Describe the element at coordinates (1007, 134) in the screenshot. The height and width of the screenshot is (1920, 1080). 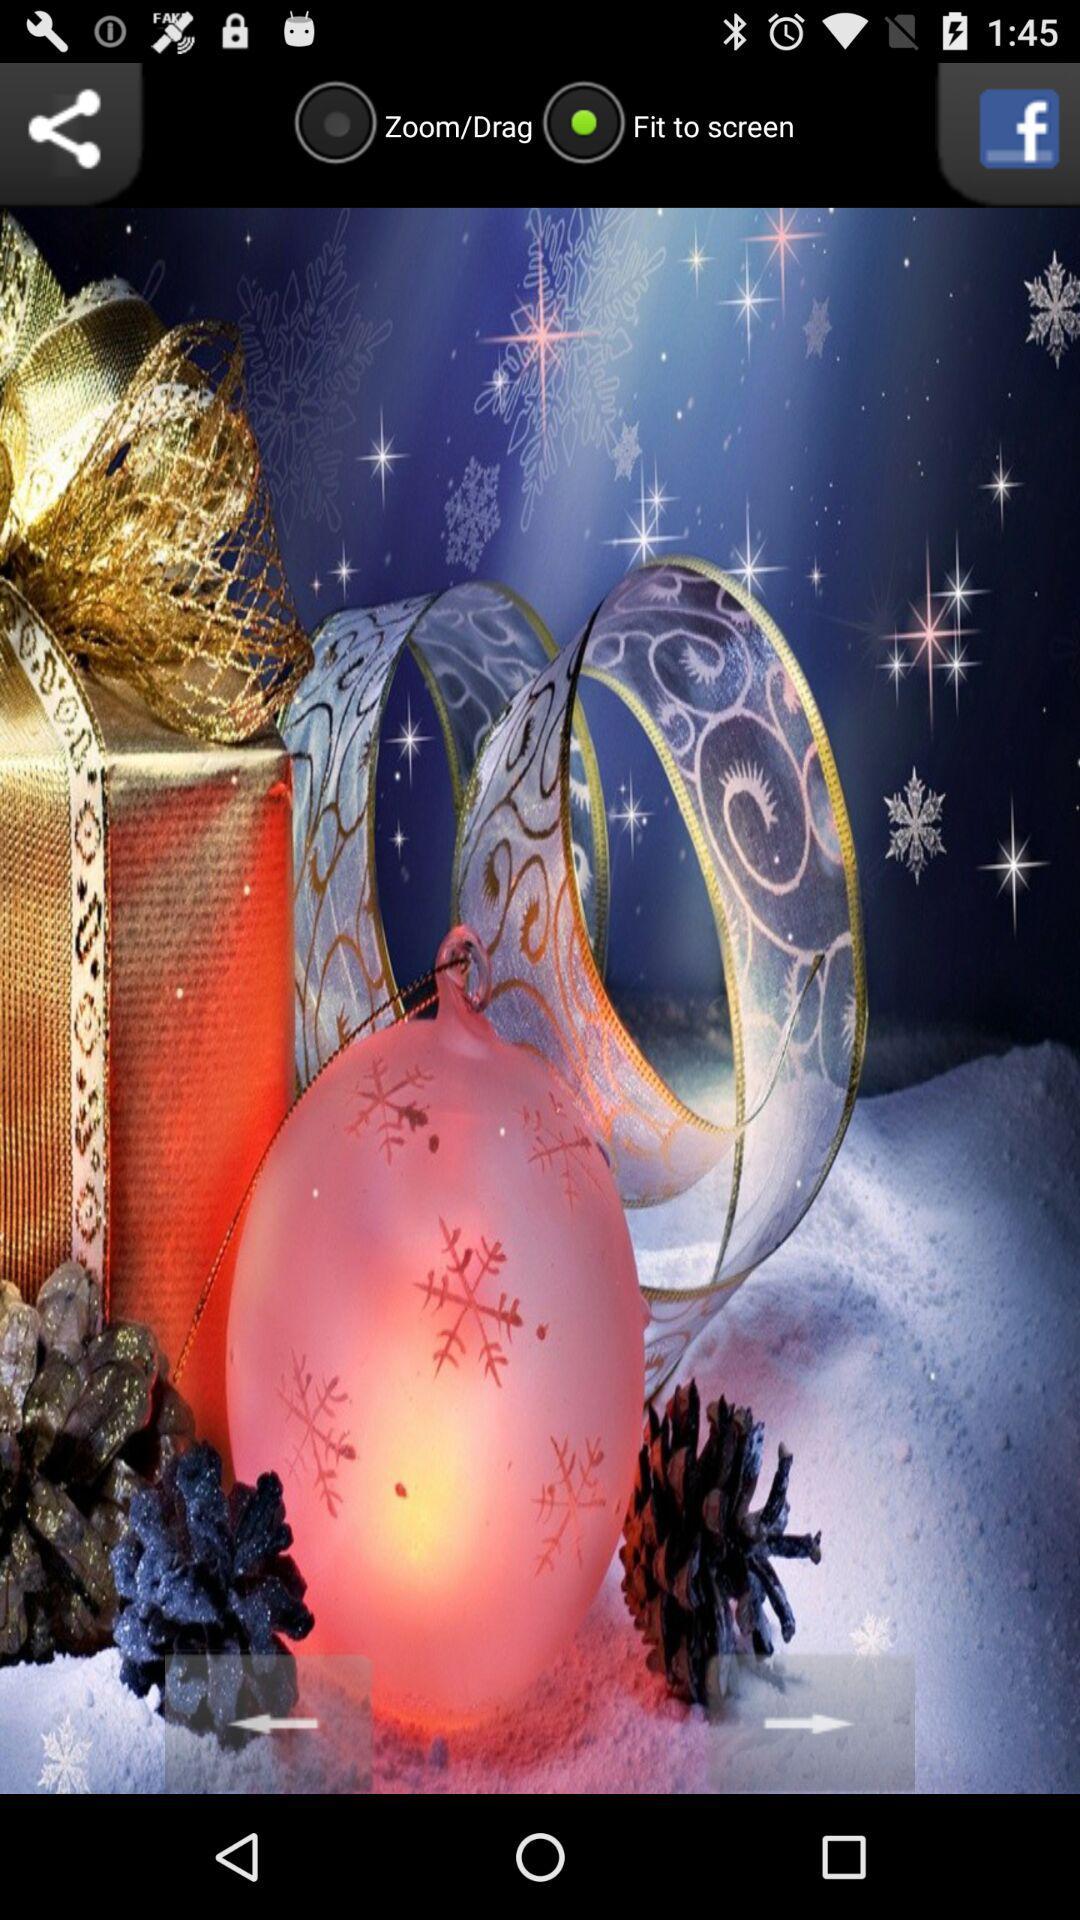
I see `facebook button` at that location.